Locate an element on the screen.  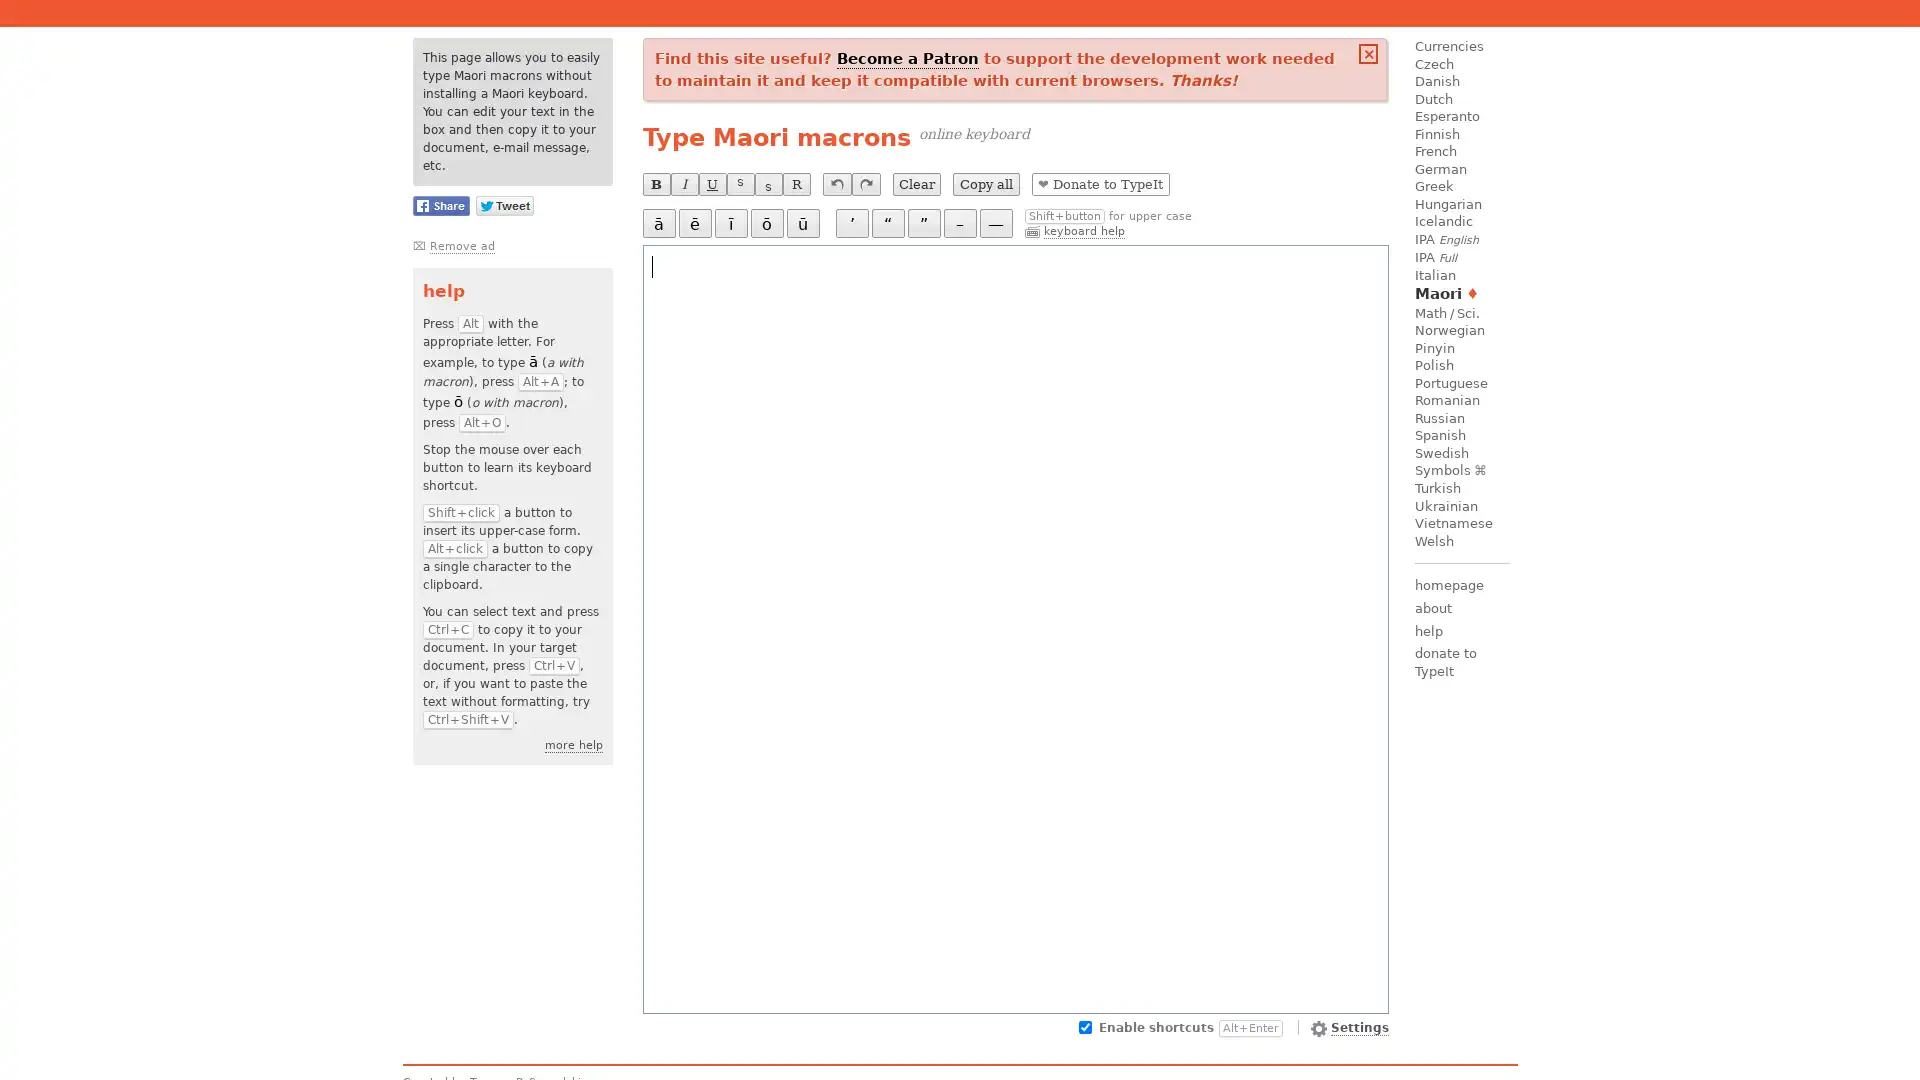
u is located at coordinates (802, 223).